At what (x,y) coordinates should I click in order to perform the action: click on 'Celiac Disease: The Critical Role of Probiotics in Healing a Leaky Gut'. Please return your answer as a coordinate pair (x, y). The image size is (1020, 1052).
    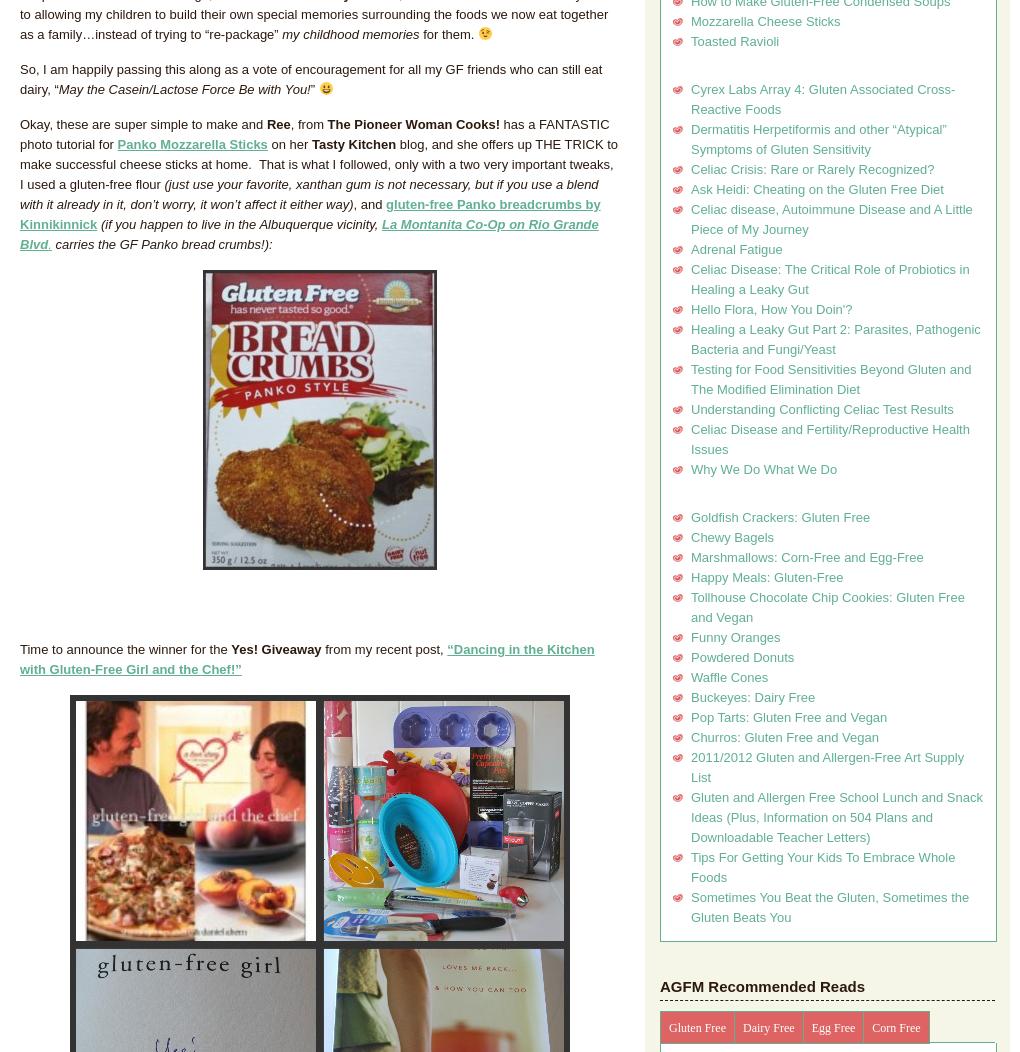
    Looking at the image, I should click on (829, 279).